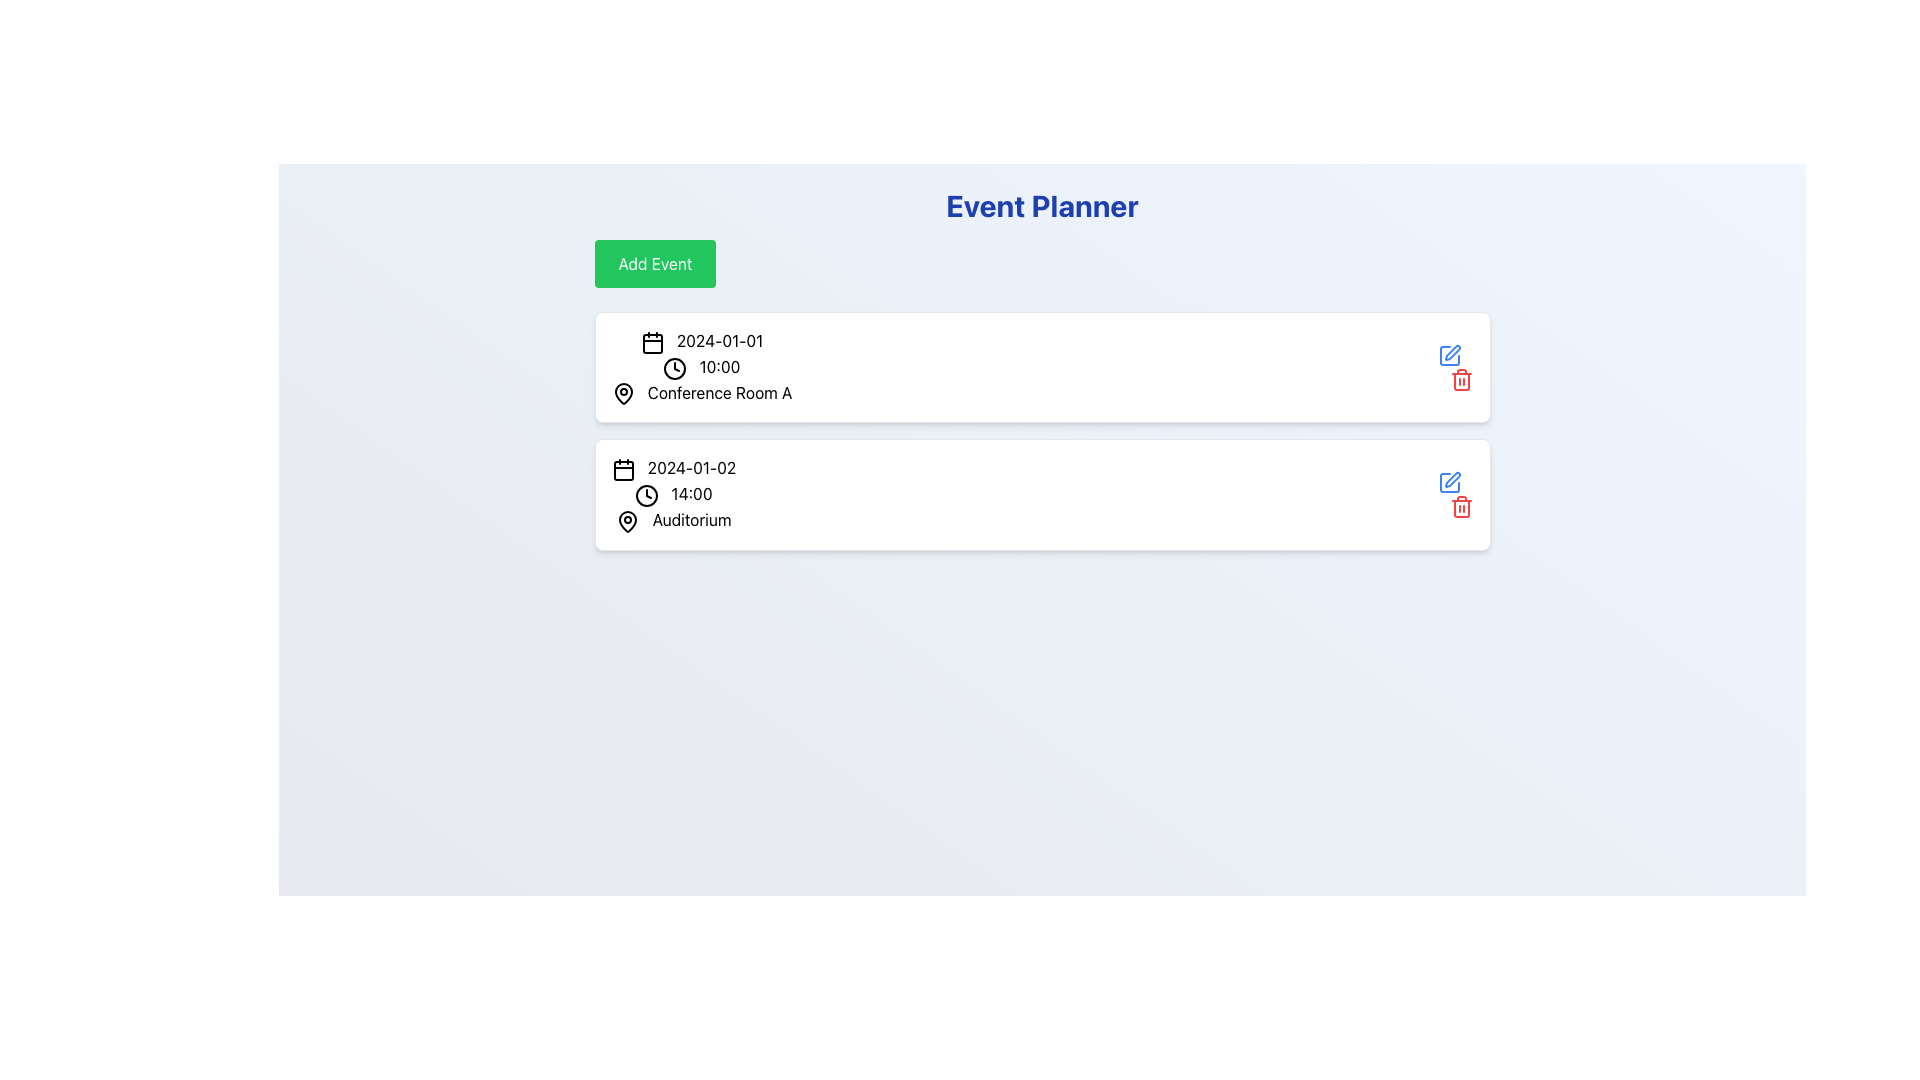 This screenshot has width=1920, height=1080. I want to click on the rectangular graphic with a white background and rounded corners that is part of the calendar icon for the event scheduled on 2024-01-02, so click(622, 471).